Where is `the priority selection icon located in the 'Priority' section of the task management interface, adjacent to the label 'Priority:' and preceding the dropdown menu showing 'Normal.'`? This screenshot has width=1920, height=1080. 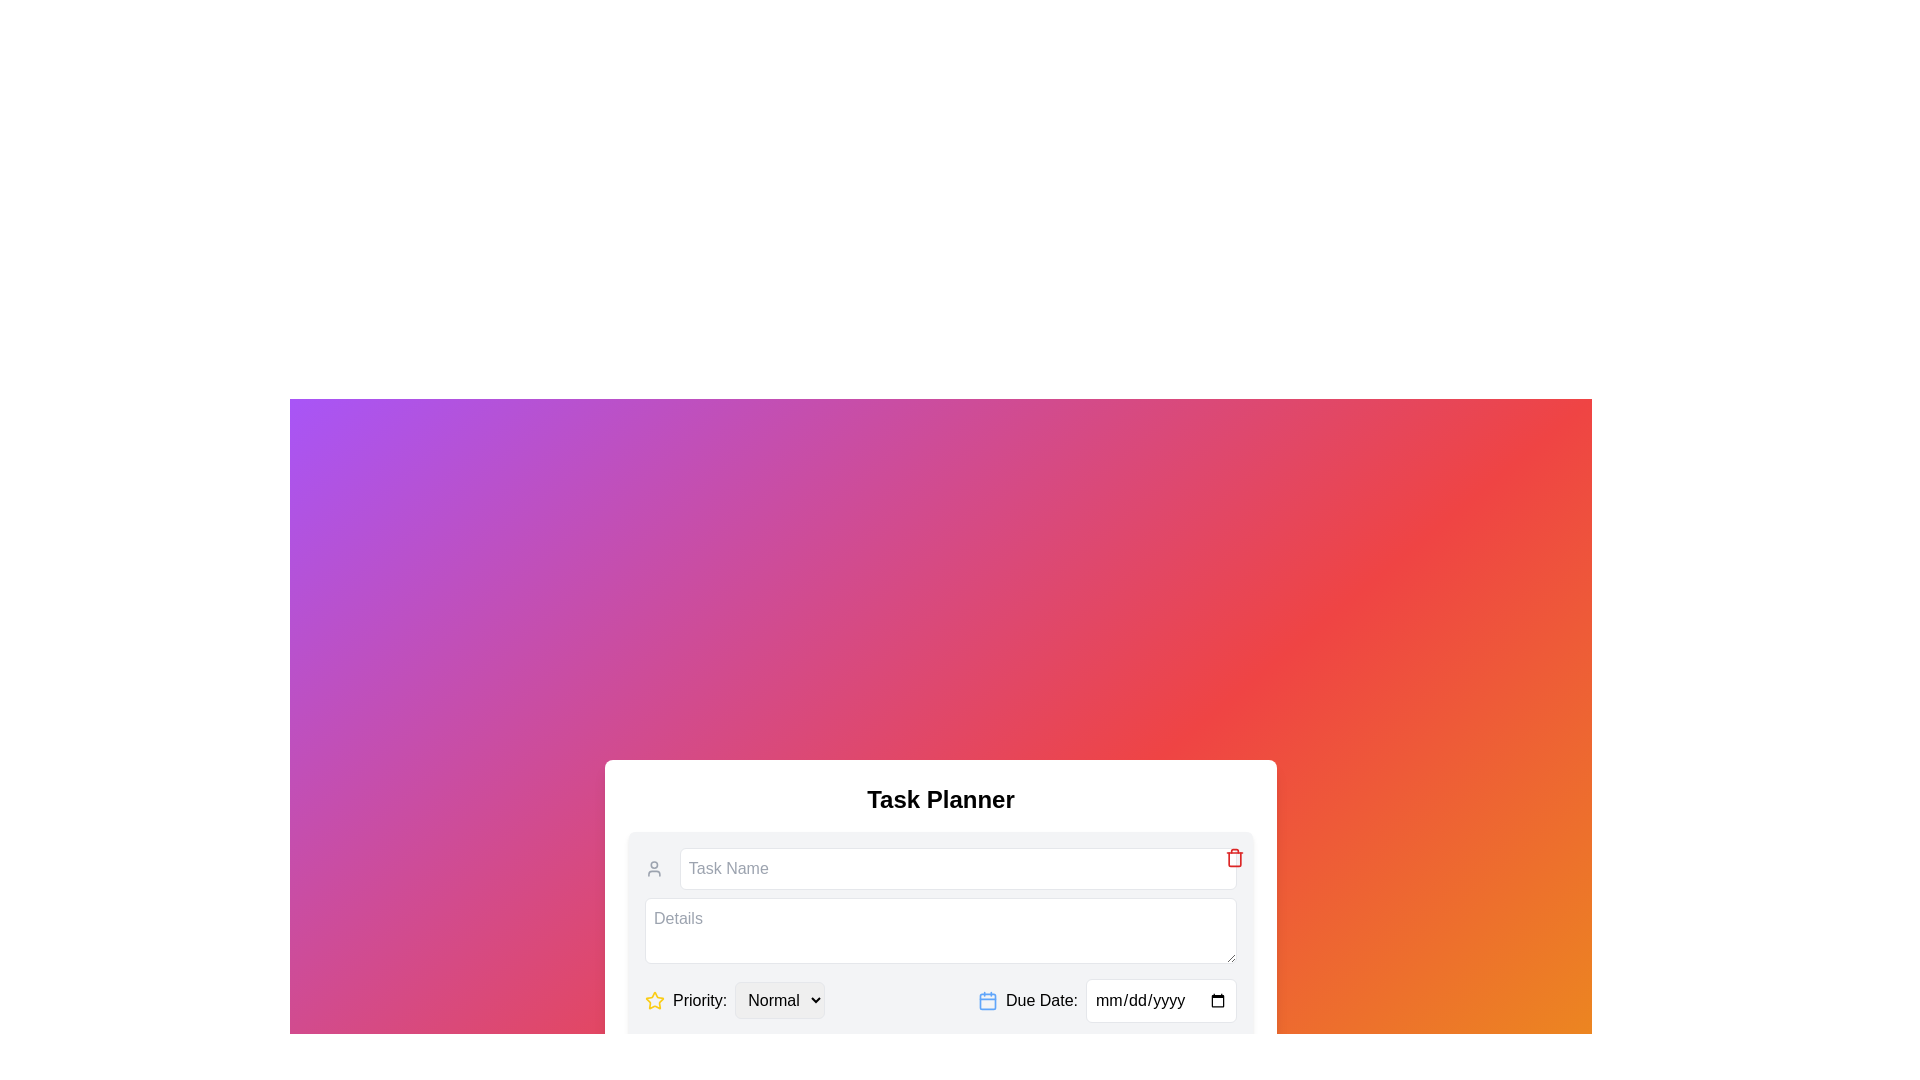
the priority selection icon located in the 'Priority' section of the task management interface, adjacent to the label 'Priority:' and preceding the dropdown menu showing 'Normal.' is located at coordinates (654, 1000).